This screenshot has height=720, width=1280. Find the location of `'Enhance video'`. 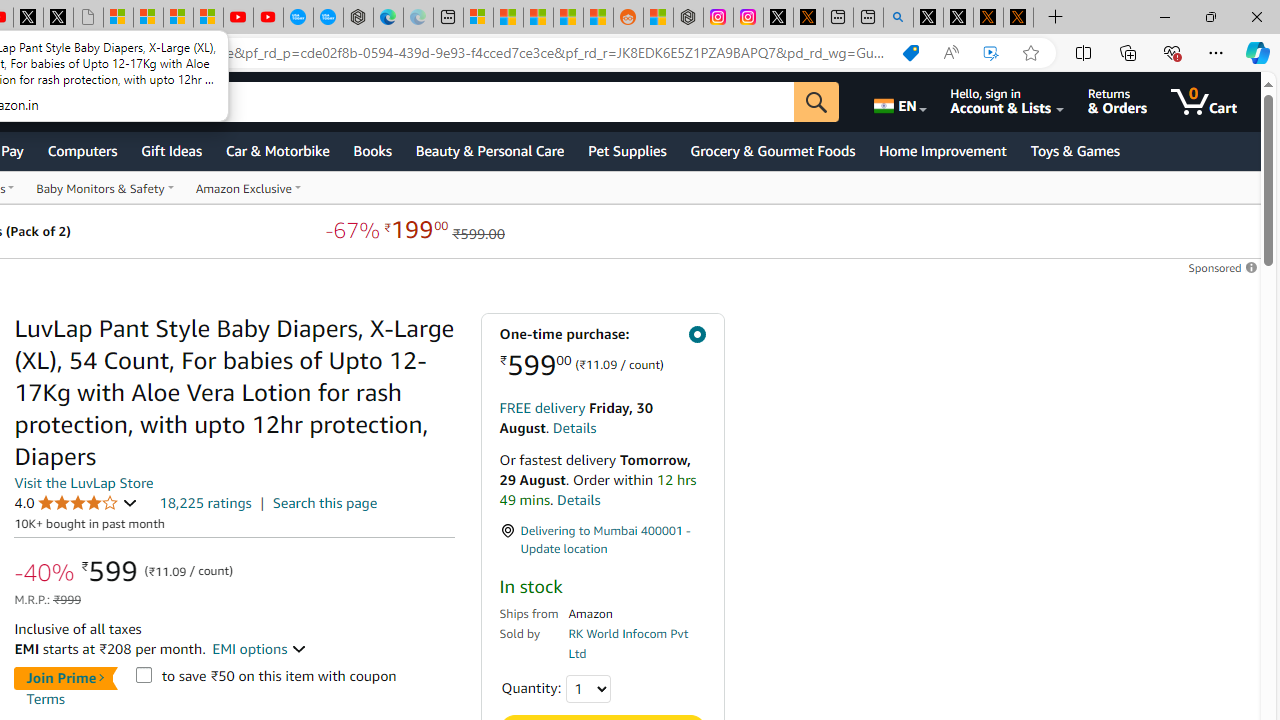

'Enhance video' is located at coordinates (991, 52).